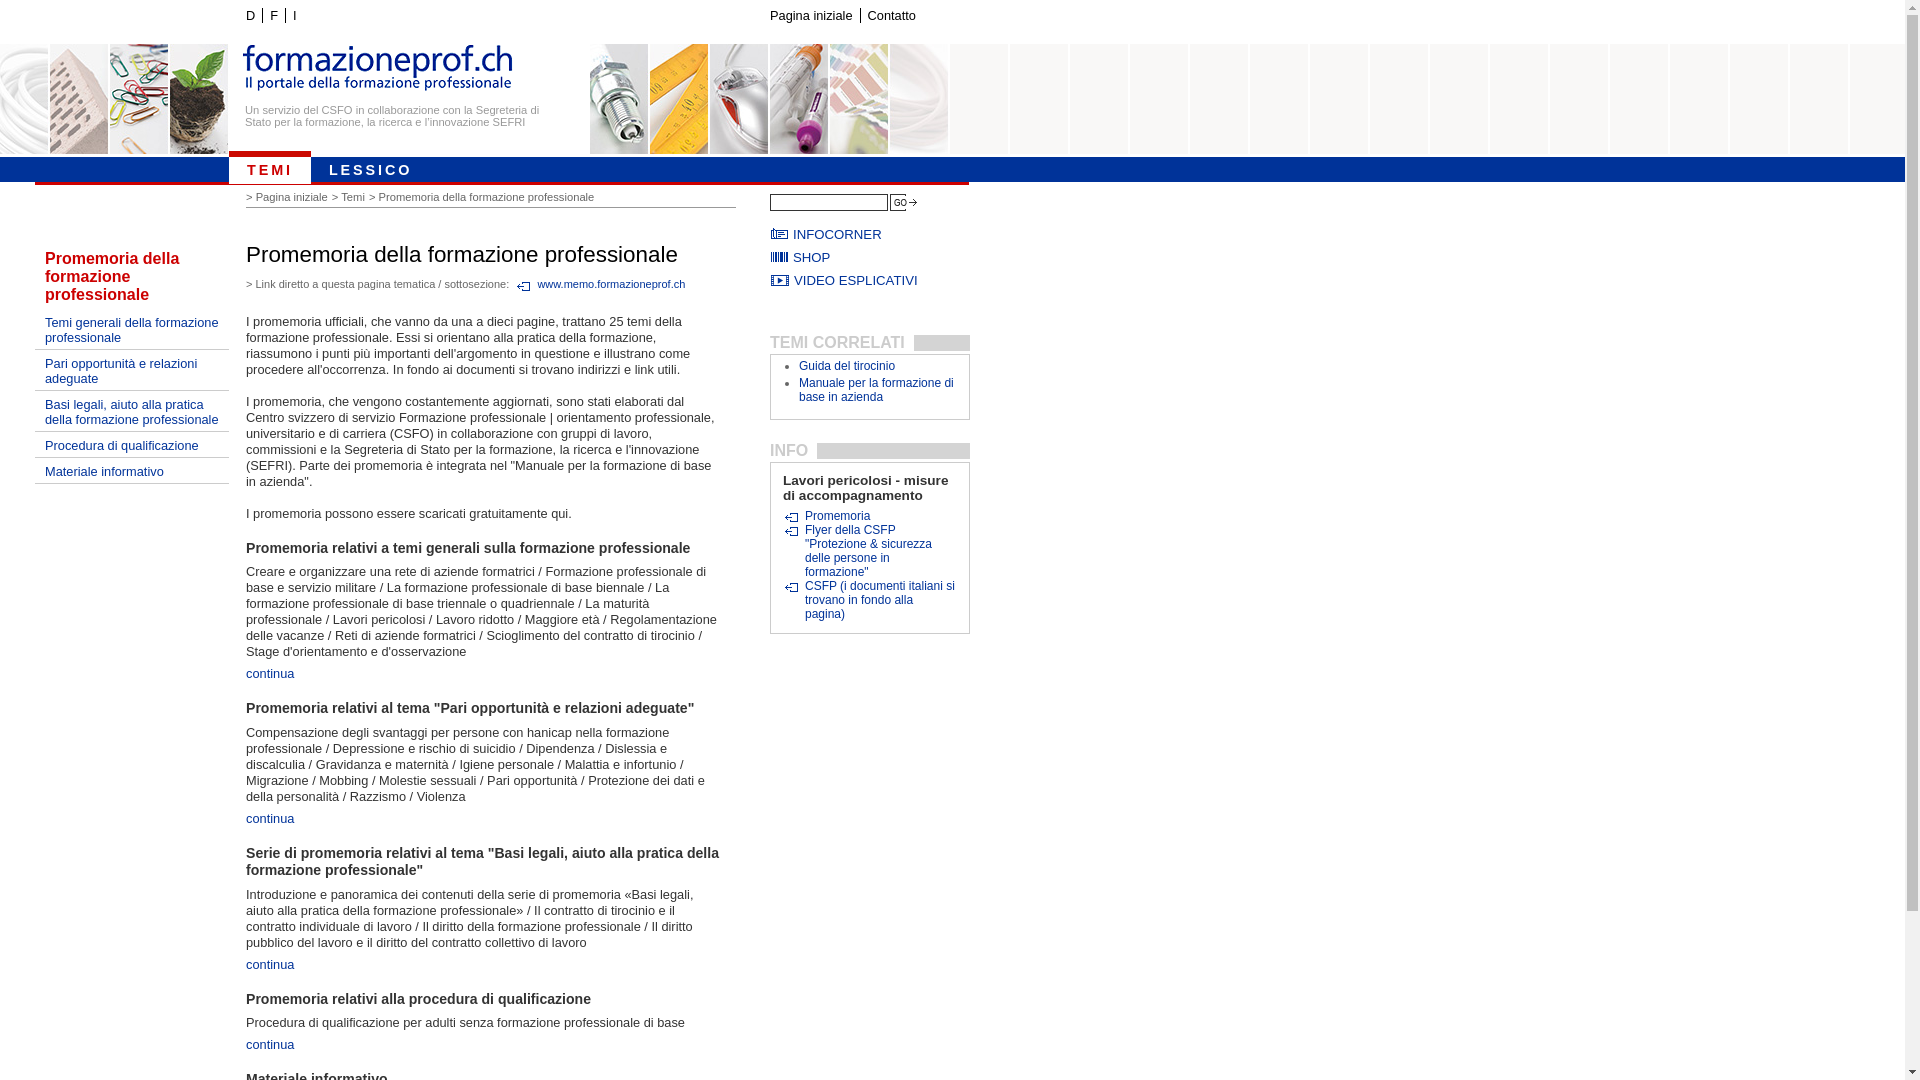 The width and height of the screenshot is (1920, 1080). Describe the element at coordinates (846, 366) in the screenshot. I see `'Guida del tirocinio'` at that location.